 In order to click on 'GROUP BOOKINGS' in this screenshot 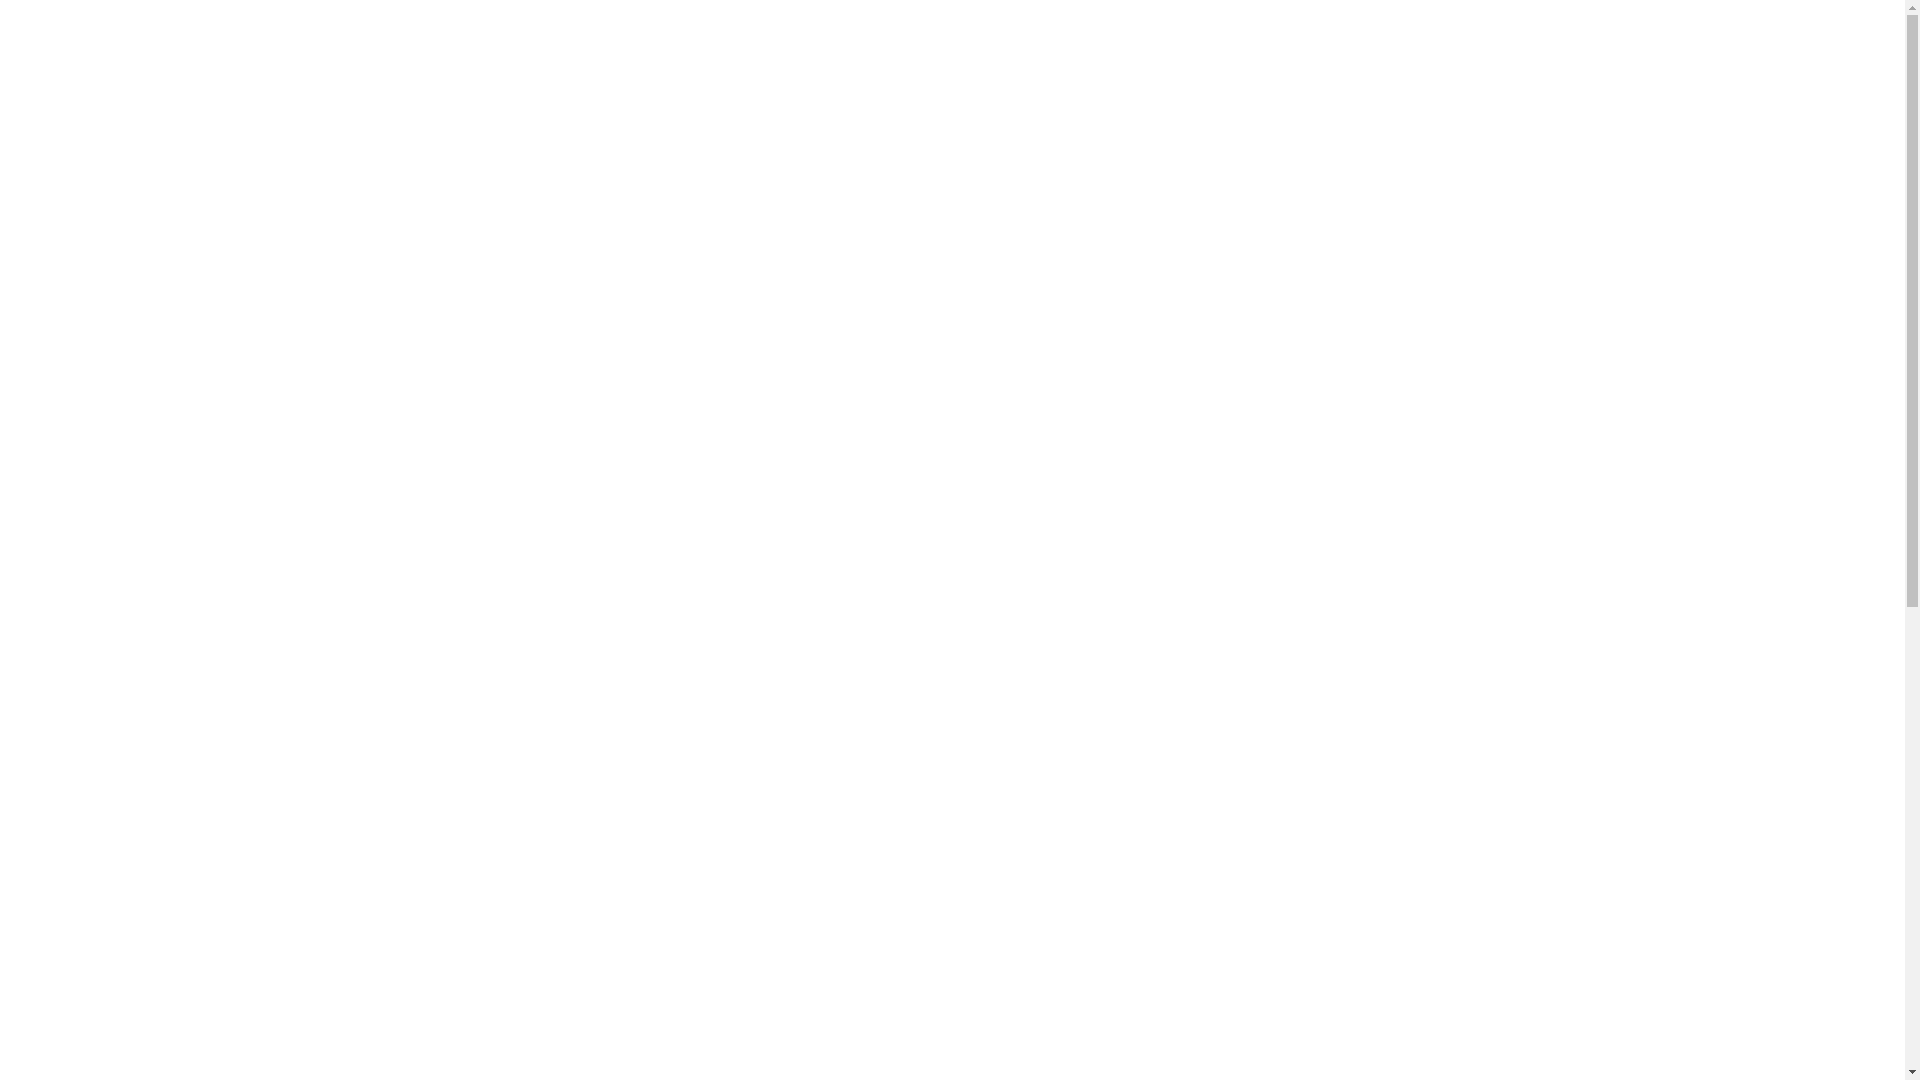, I will do `click(621, 119)`.